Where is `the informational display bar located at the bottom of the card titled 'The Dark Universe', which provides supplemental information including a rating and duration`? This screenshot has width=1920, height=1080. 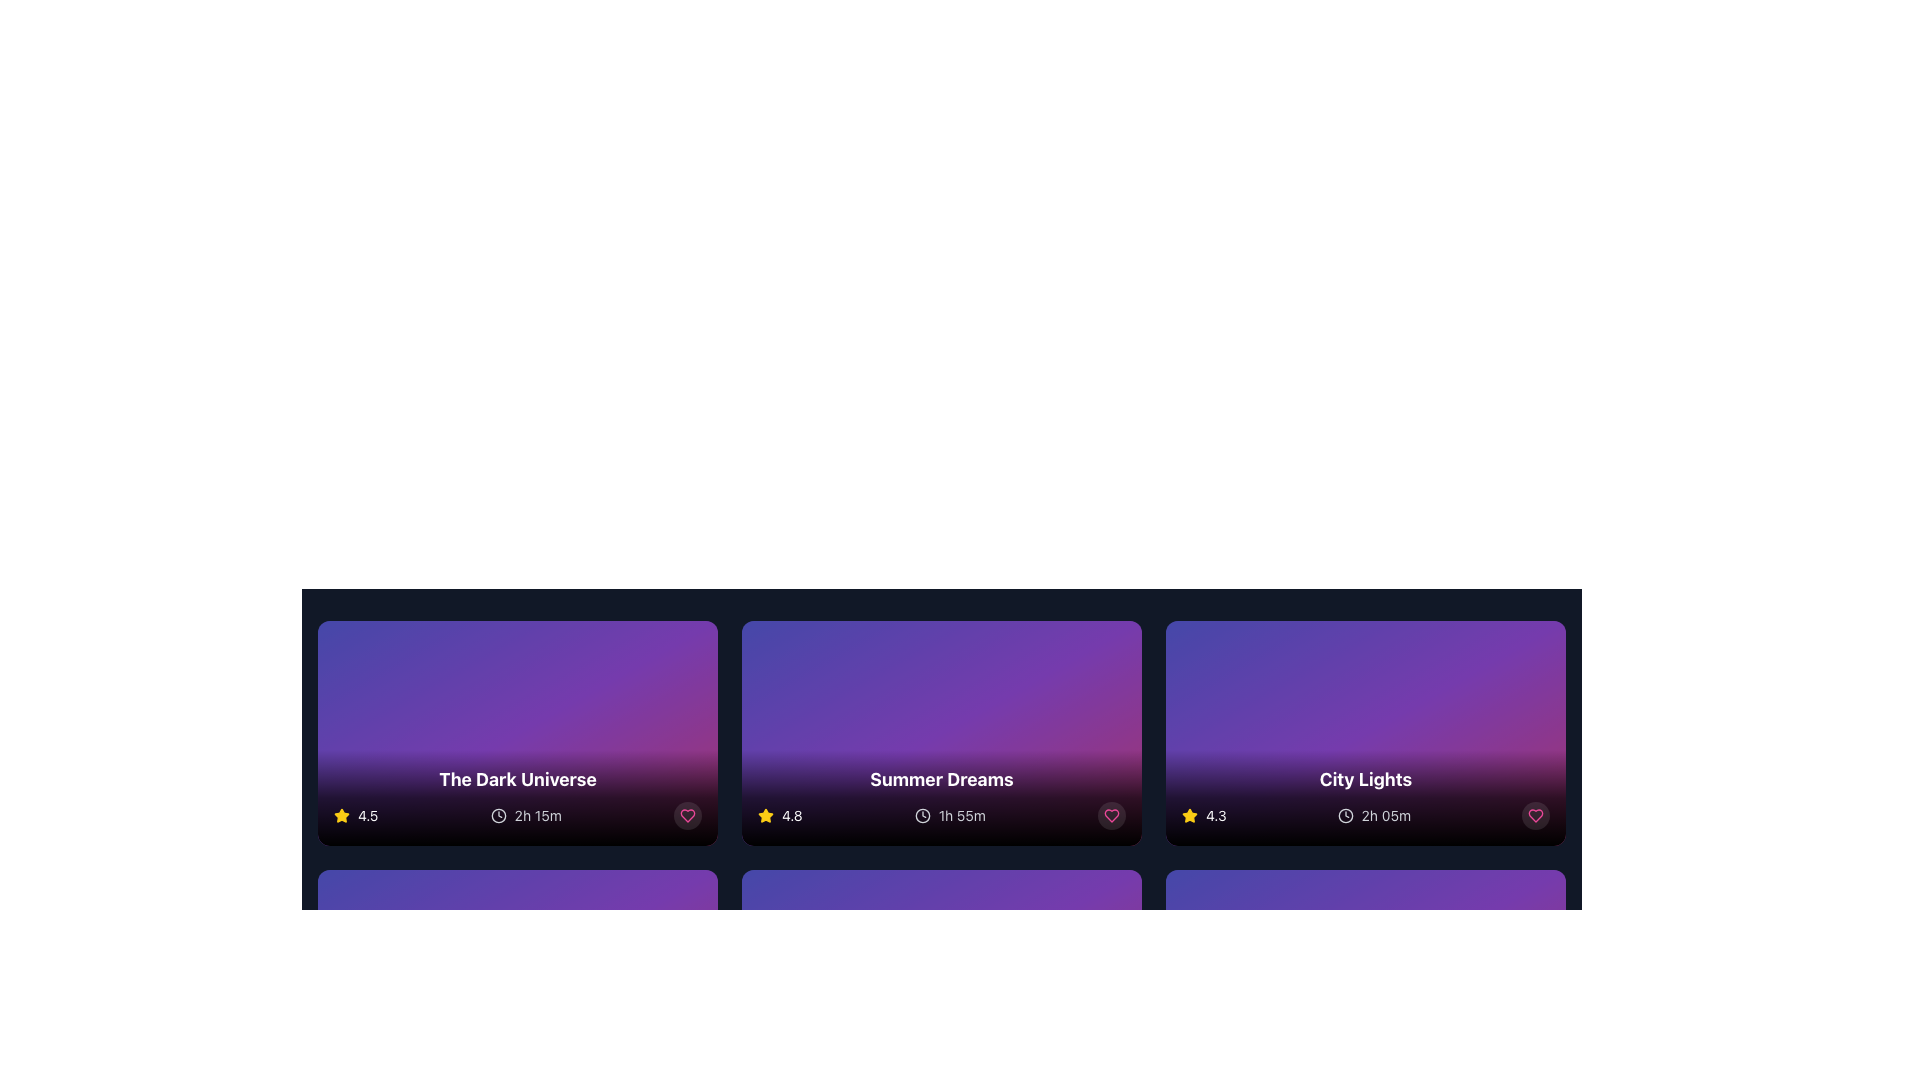 the informational display bar located at the bottom of the card titled 'The Dark Universe', which provides supplemental information including a rating and duration is located at coordinates (518, 816).